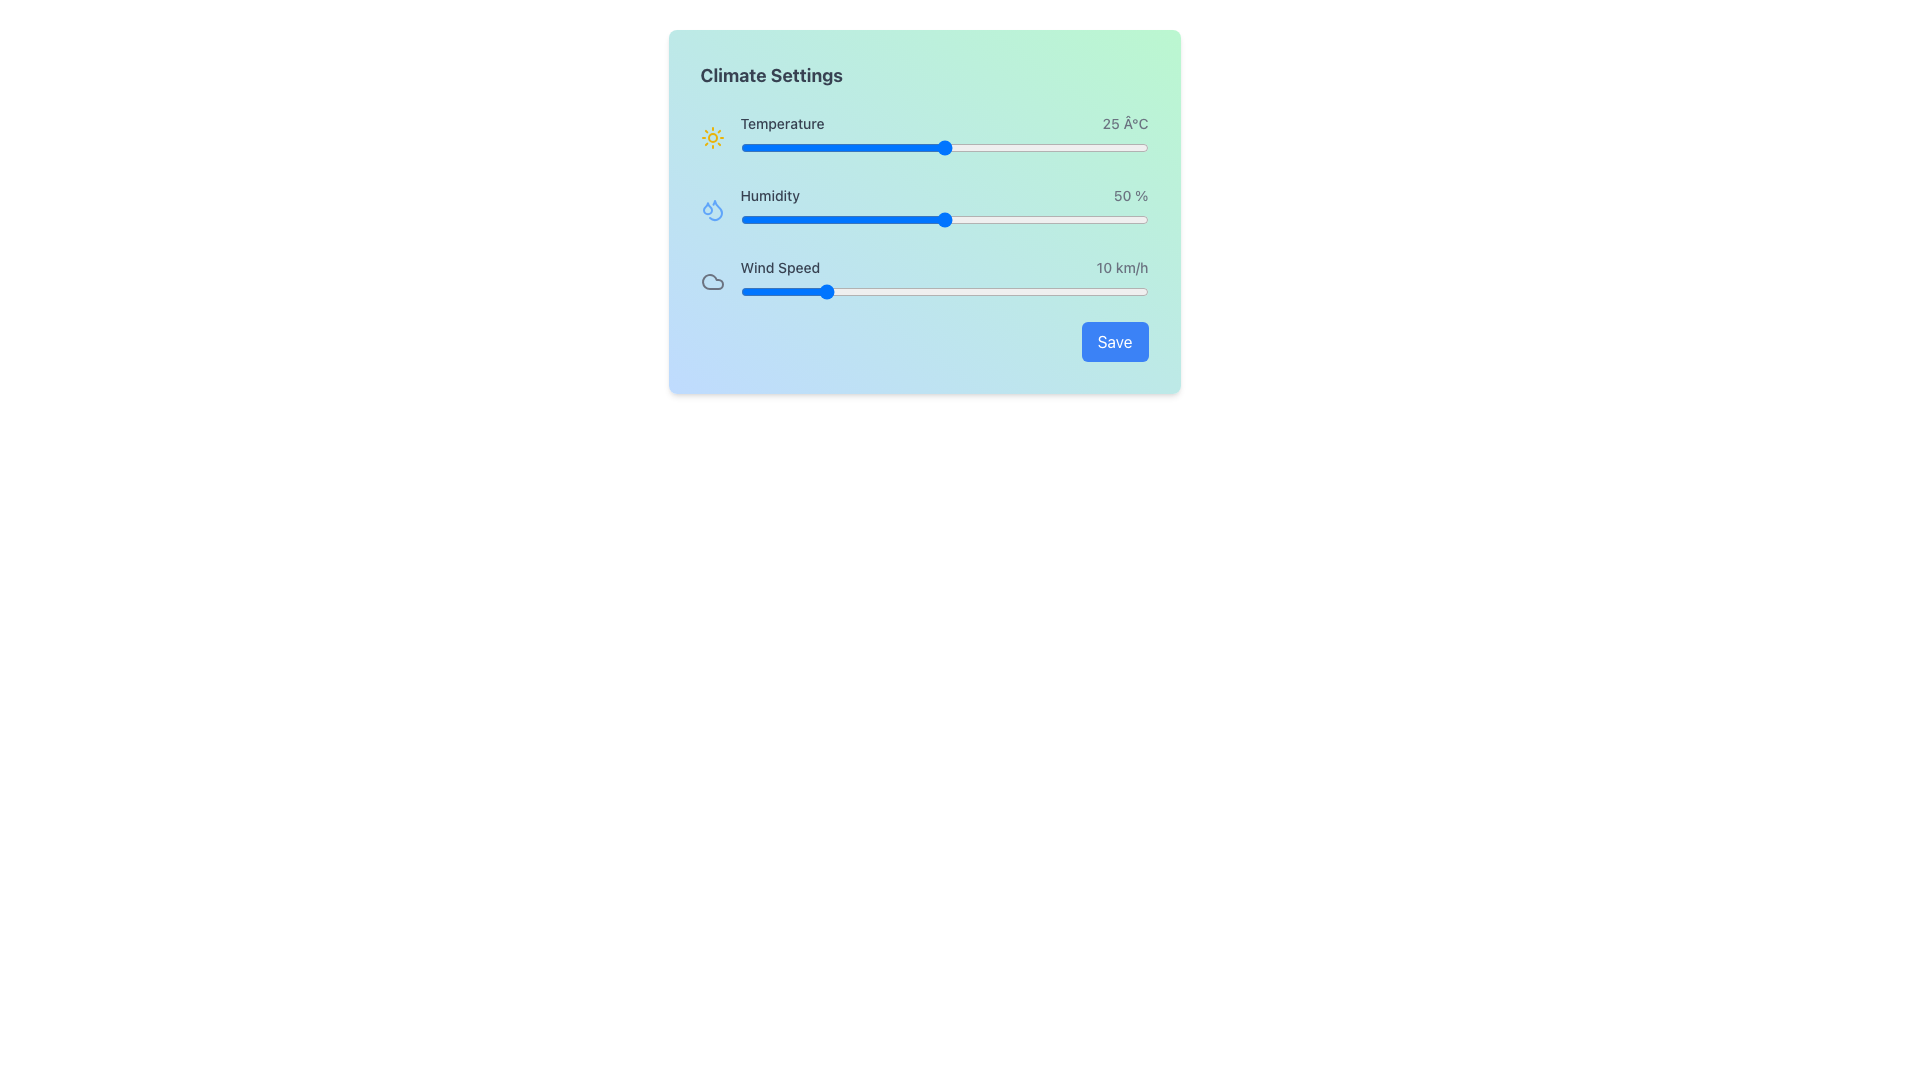 The height and width of the screenshot is (1080, 1920). I want to click on the slider, so click(927, 146).